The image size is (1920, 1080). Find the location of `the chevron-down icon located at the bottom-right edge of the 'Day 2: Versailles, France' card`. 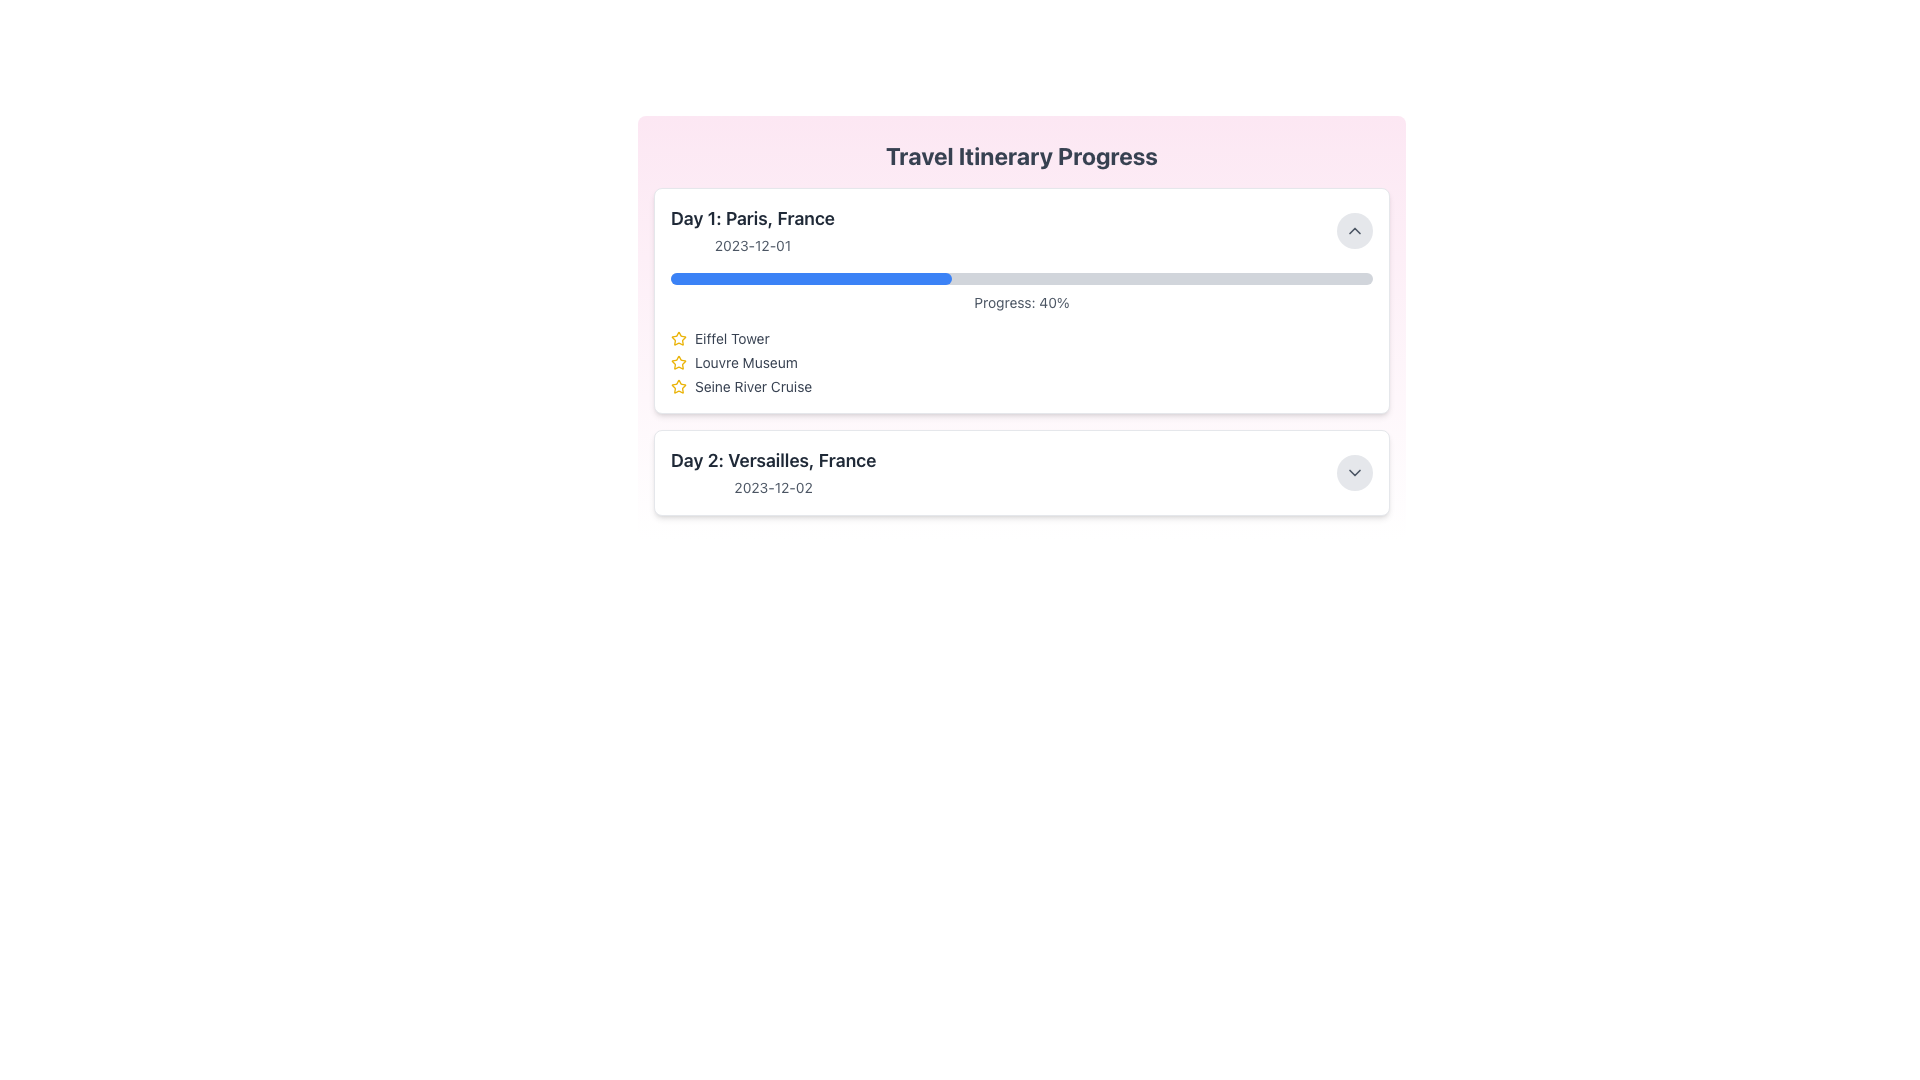

the chevron-down icon located at the bottom-right edge of the 'Day 2: Versailles, France' card is located at coordinates (1354, 473).